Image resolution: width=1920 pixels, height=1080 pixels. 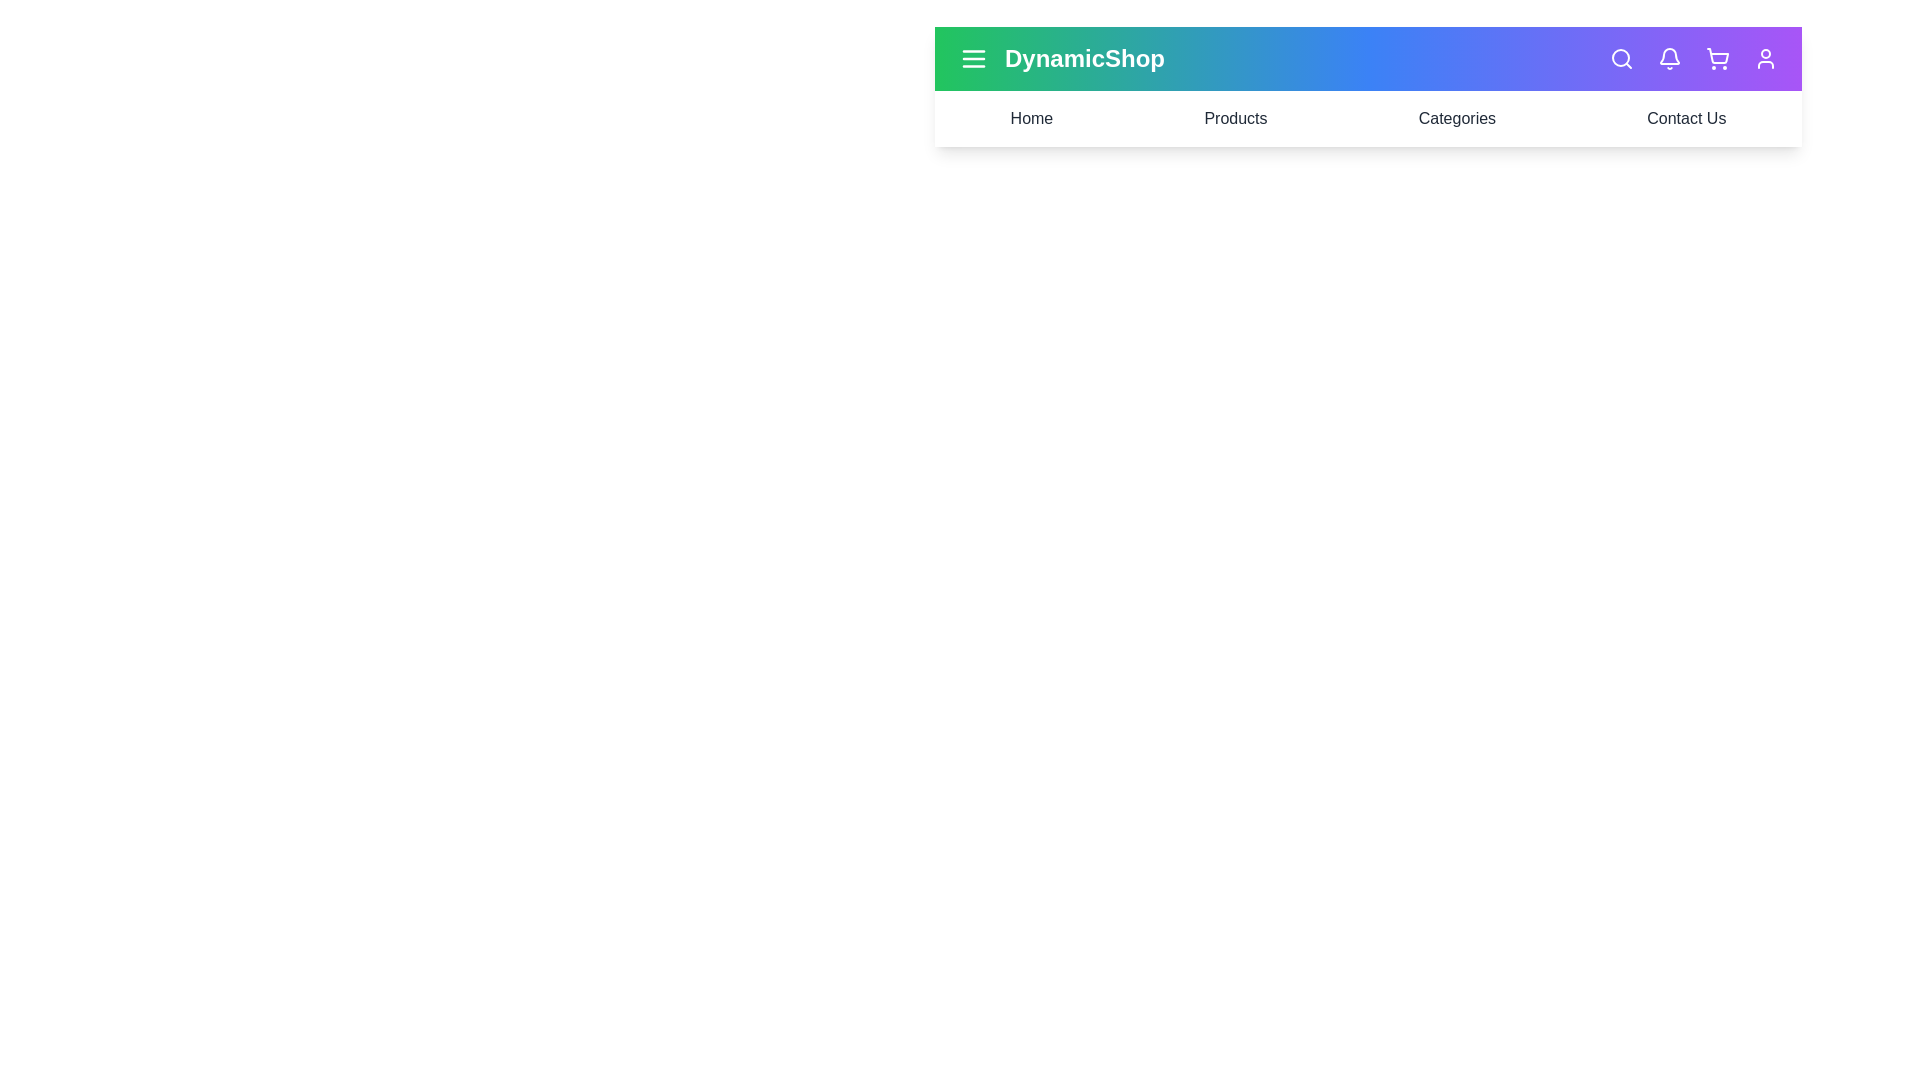 What do you see at coordinates (1234, 119) in the screenshot?
I see `the navigation link labeled Products` at bounding box center [1234, 119].